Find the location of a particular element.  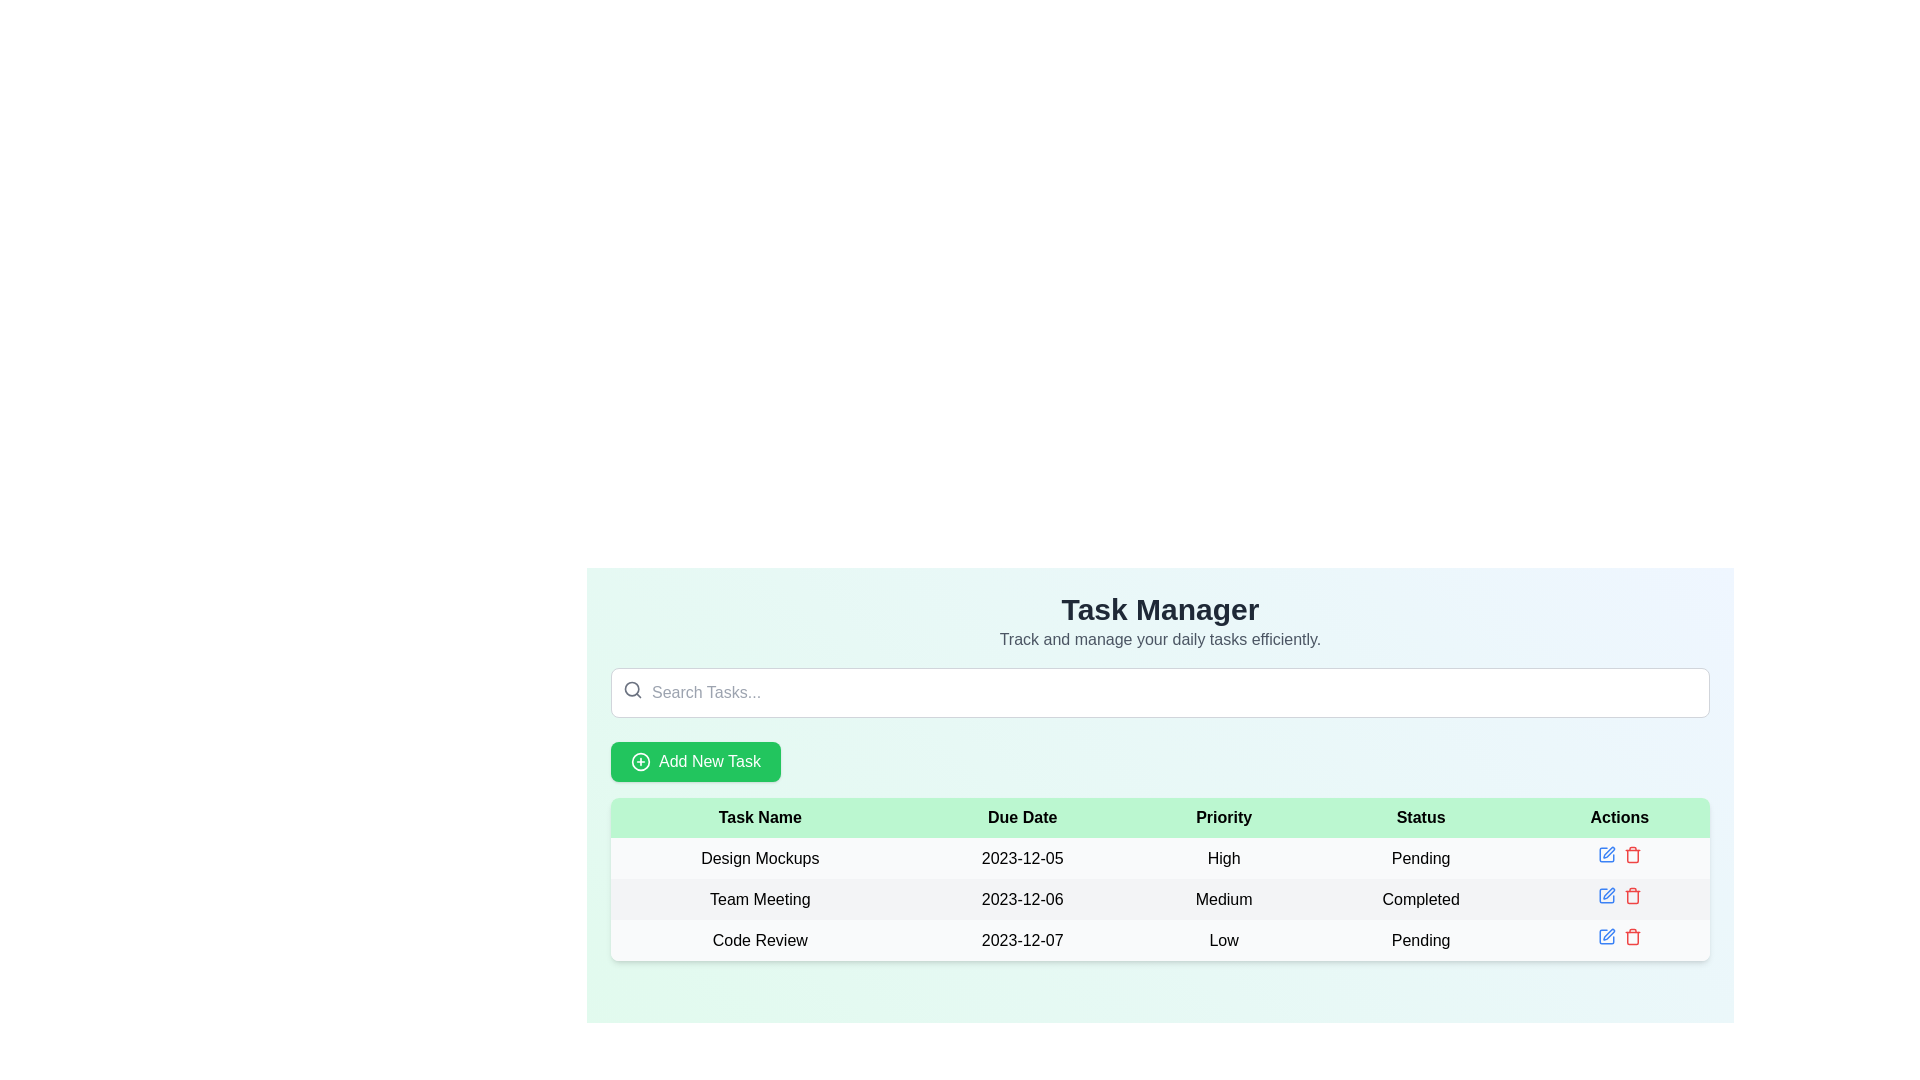

the text label displaying 'Team Meeting', which is the first cell in the second row of the task table, under the 'Task Name' header and following the 'Design Mockups' row is located at coordinates (759, 898).